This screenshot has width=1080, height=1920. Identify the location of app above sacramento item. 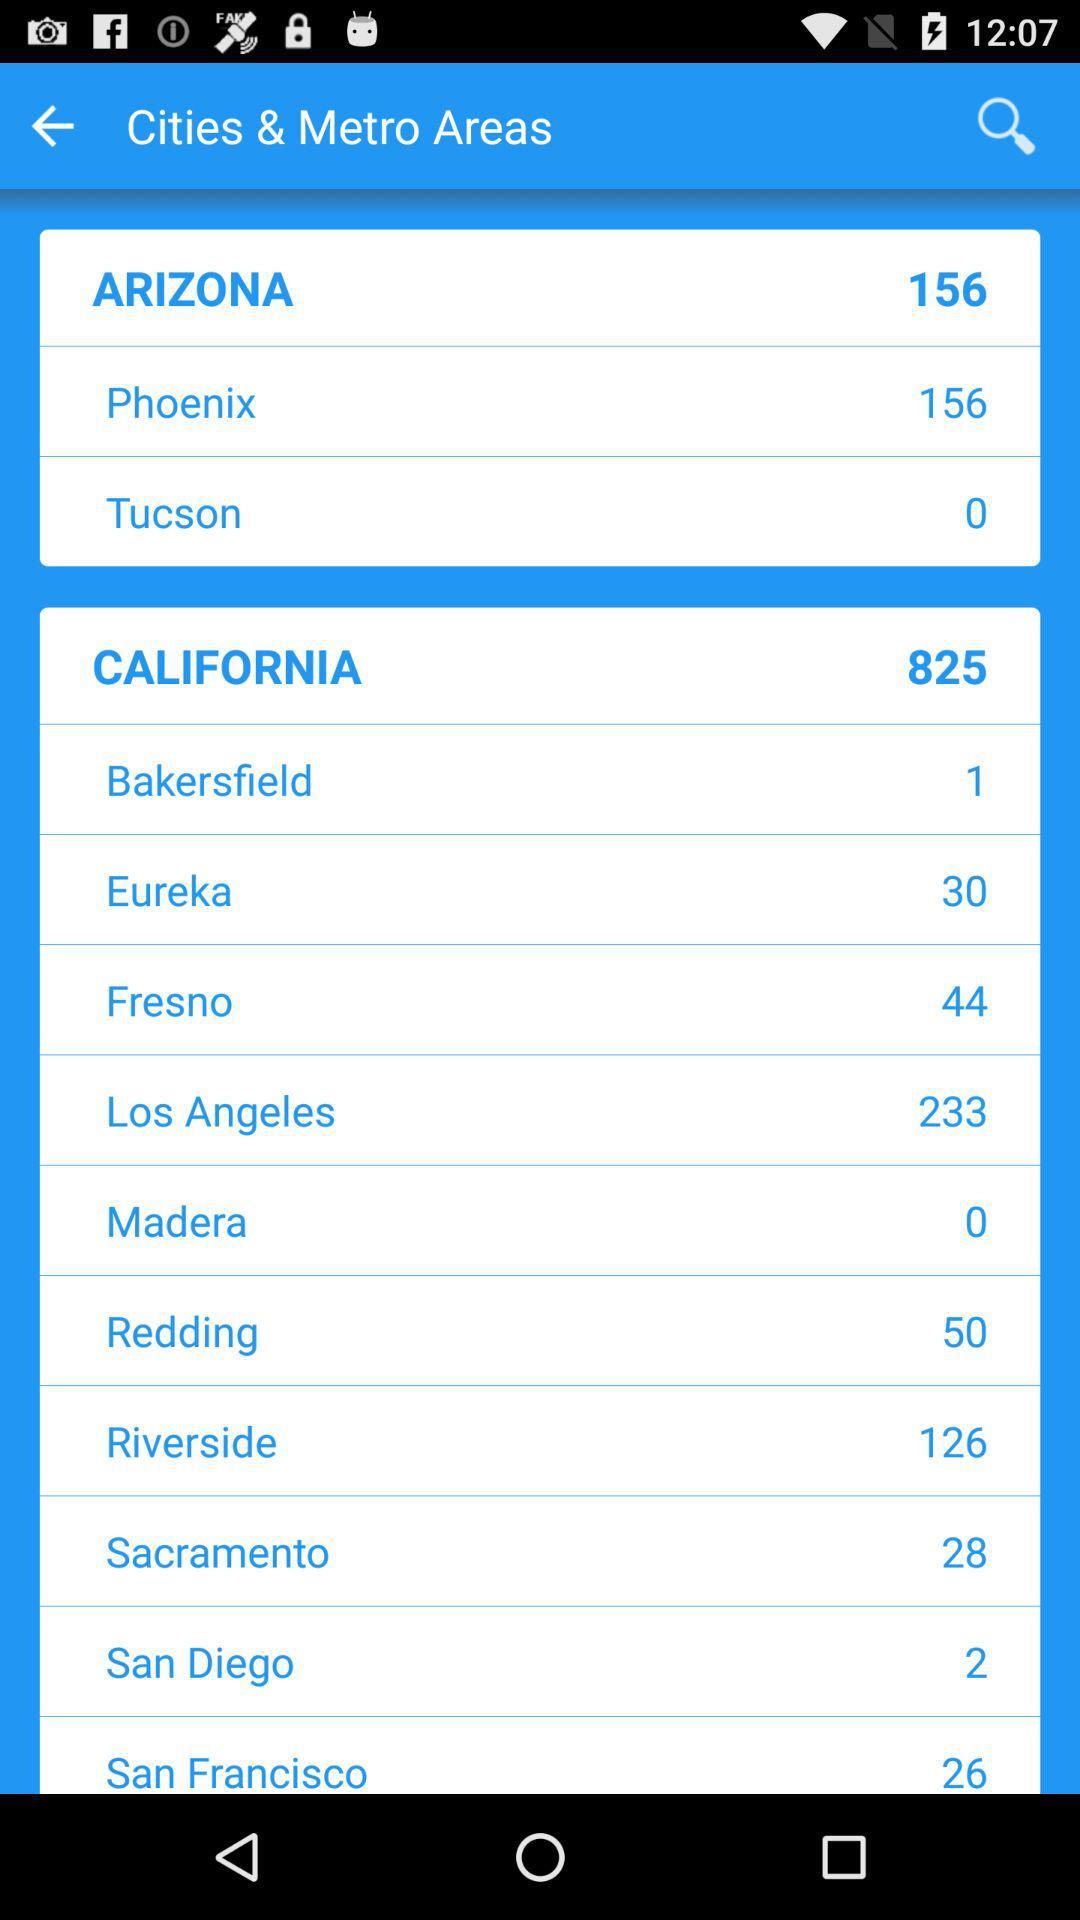
(855, 1440).